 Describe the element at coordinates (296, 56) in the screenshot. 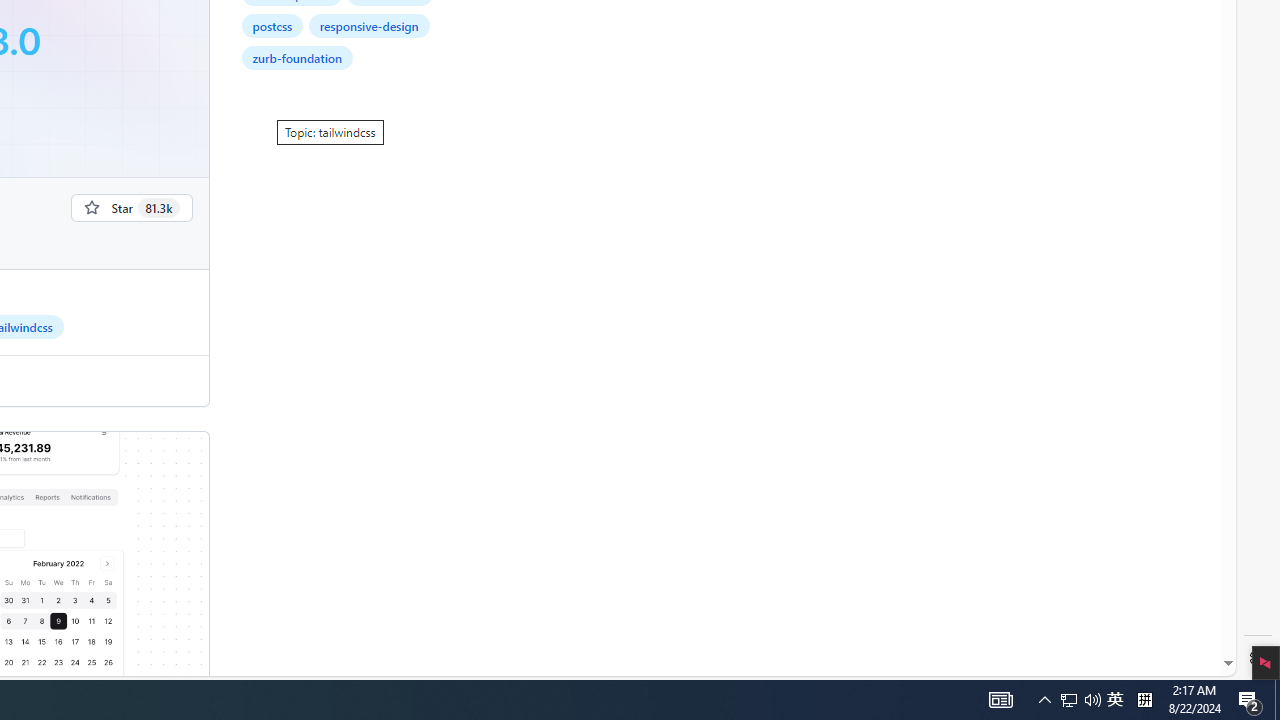

I see `'zurb-foundation'` at that location.